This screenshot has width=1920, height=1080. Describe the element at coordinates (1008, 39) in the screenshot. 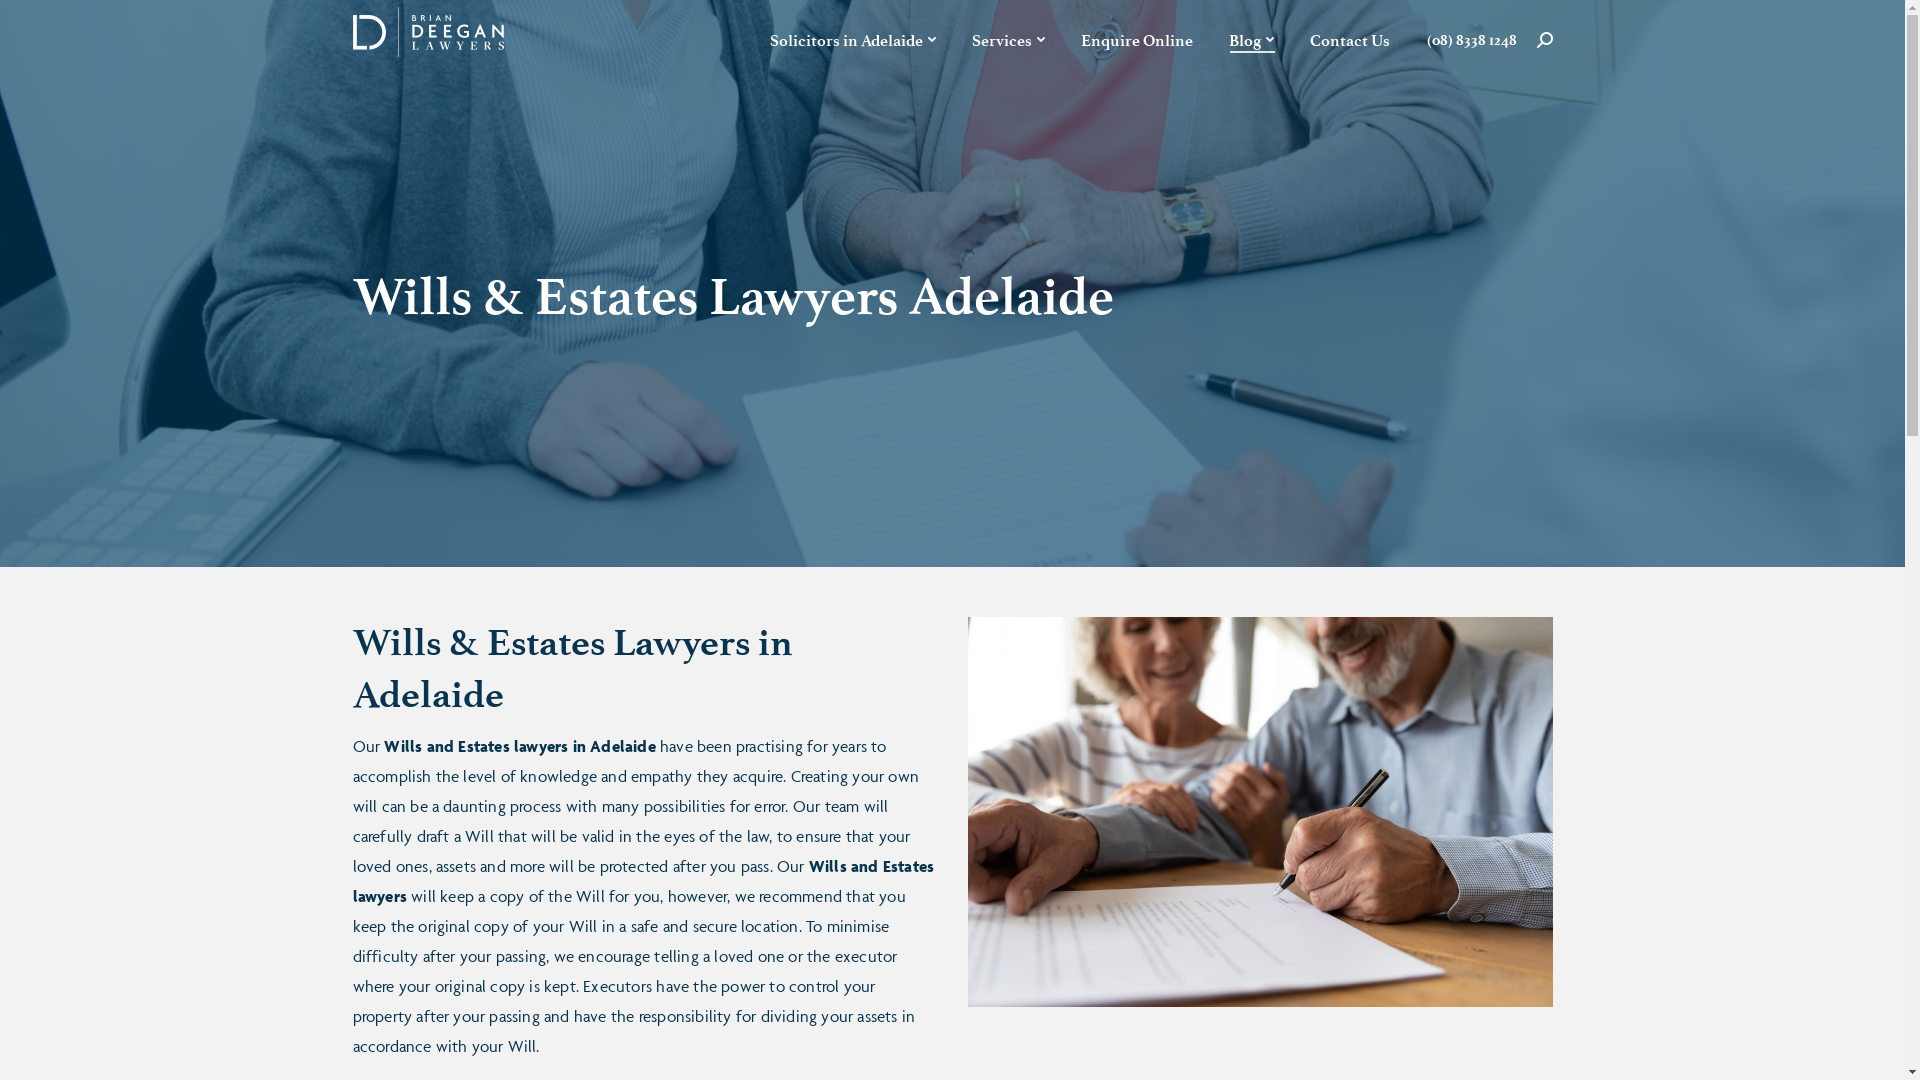

I see `'Services'` at that location.